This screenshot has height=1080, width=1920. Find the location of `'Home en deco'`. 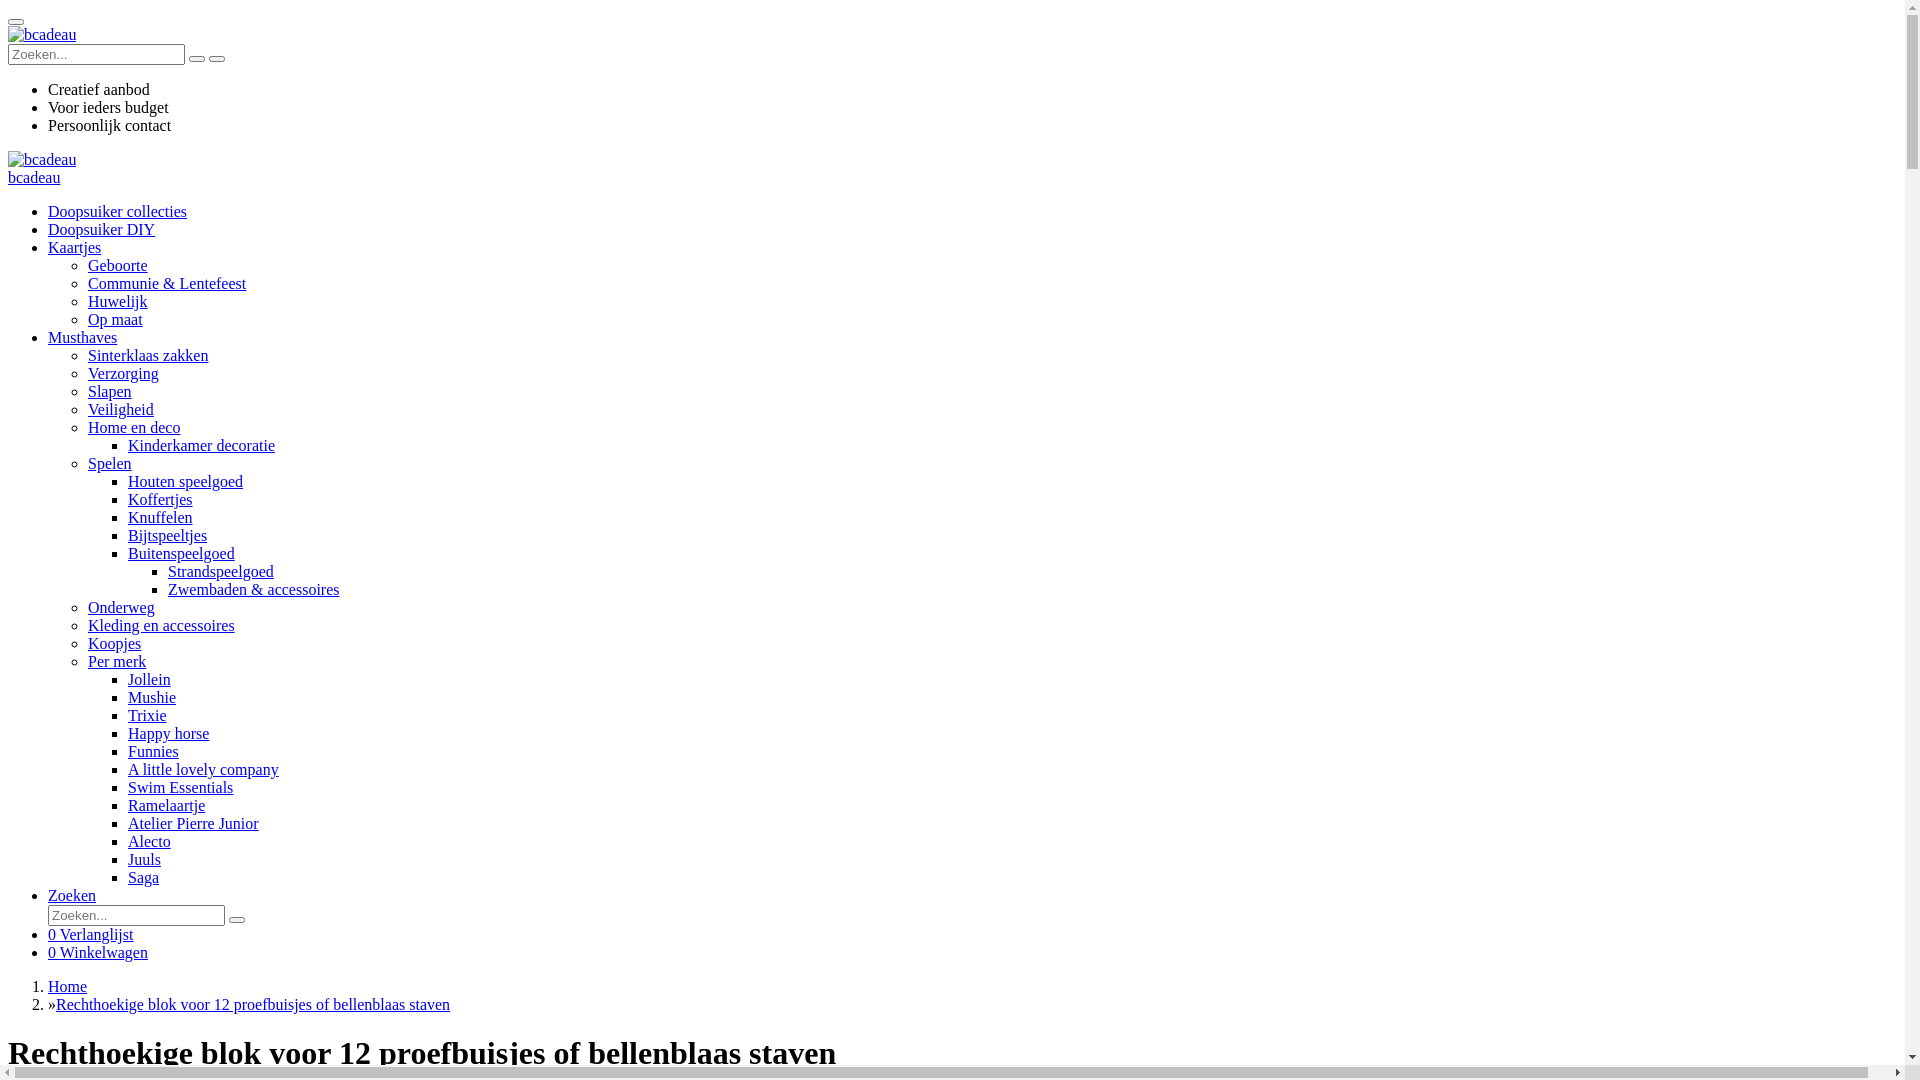

'Home en deco' is located at coordinates (86, 426).